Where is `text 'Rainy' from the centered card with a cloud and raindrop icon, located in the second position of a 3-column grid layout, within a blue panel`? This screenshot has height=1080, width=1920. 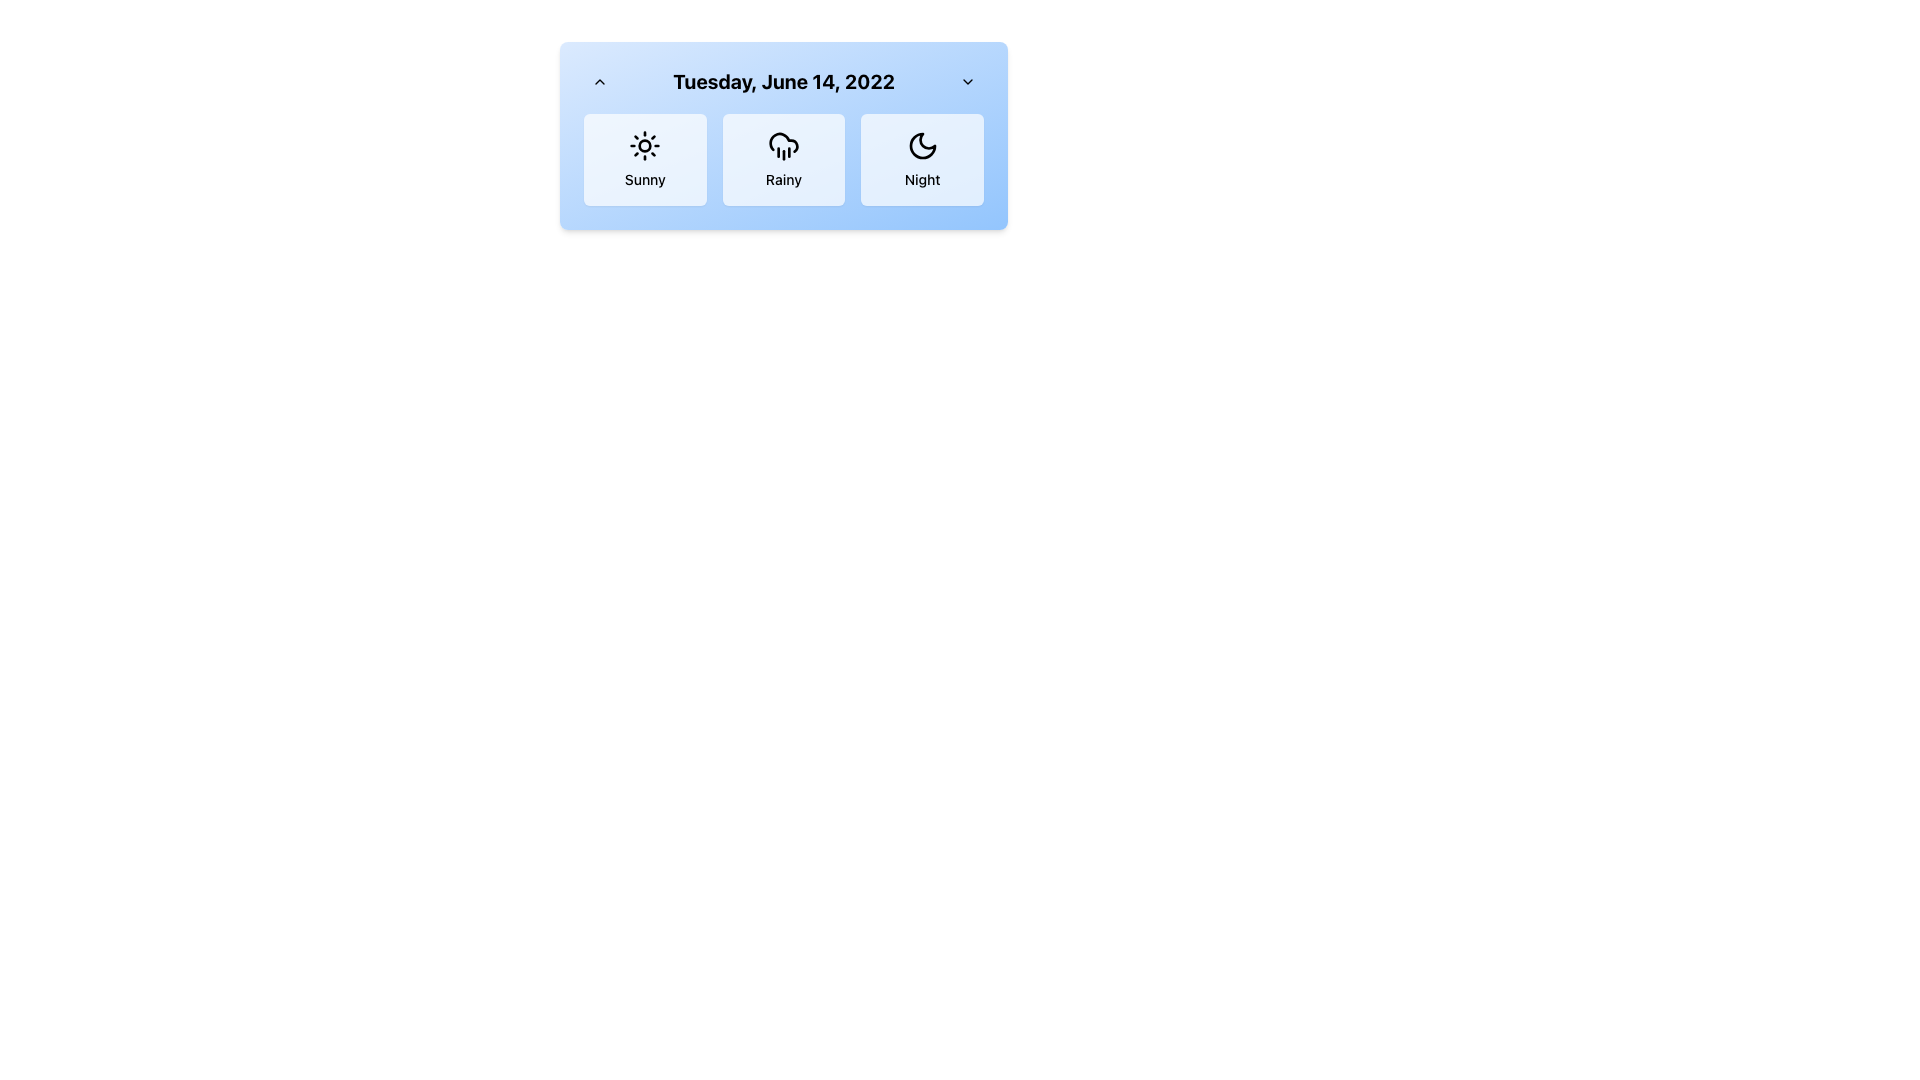 text 'Rainy' from the centered card with a cloud and raindrop icon, located in the second position of a 3-column grid layout, within a blue panel is located at coordinates (782, 158).